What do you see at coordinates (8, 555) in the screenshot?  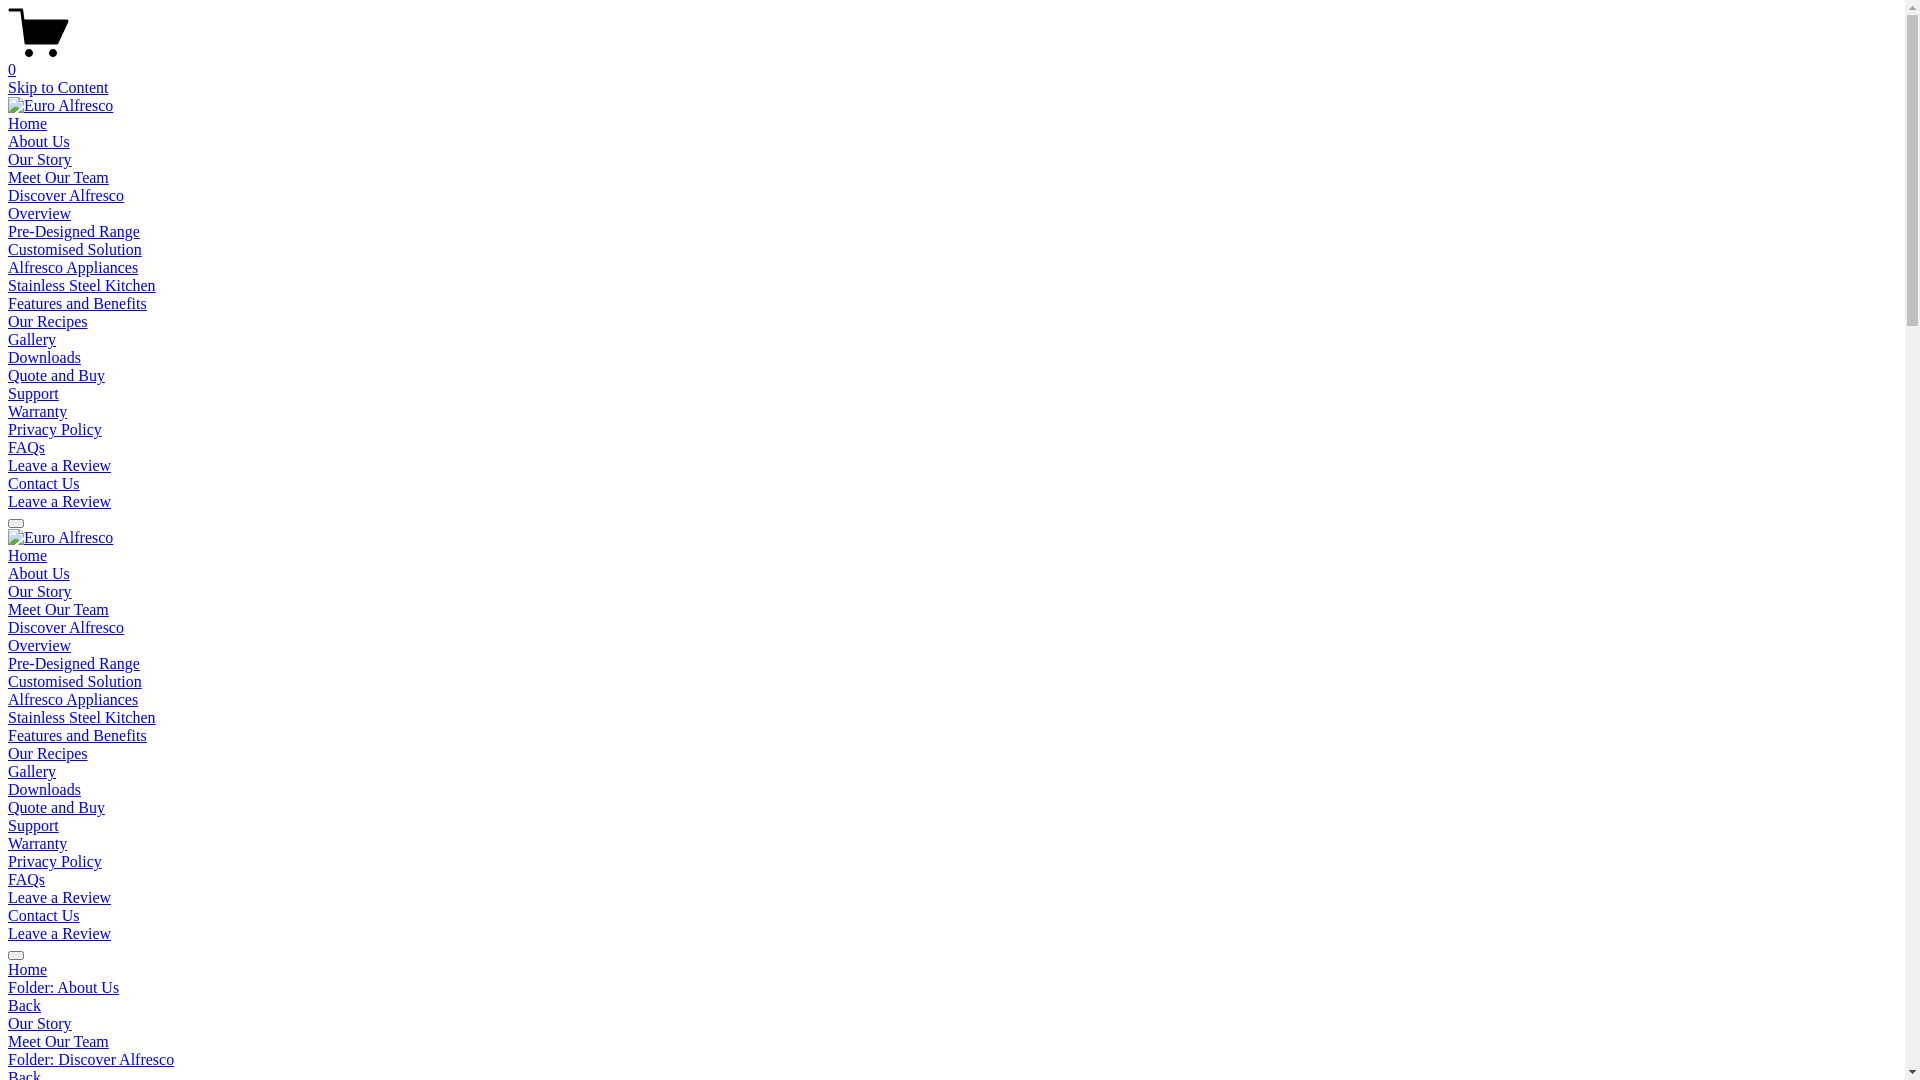 I see `'Home'` at bounding box center [8, 555].